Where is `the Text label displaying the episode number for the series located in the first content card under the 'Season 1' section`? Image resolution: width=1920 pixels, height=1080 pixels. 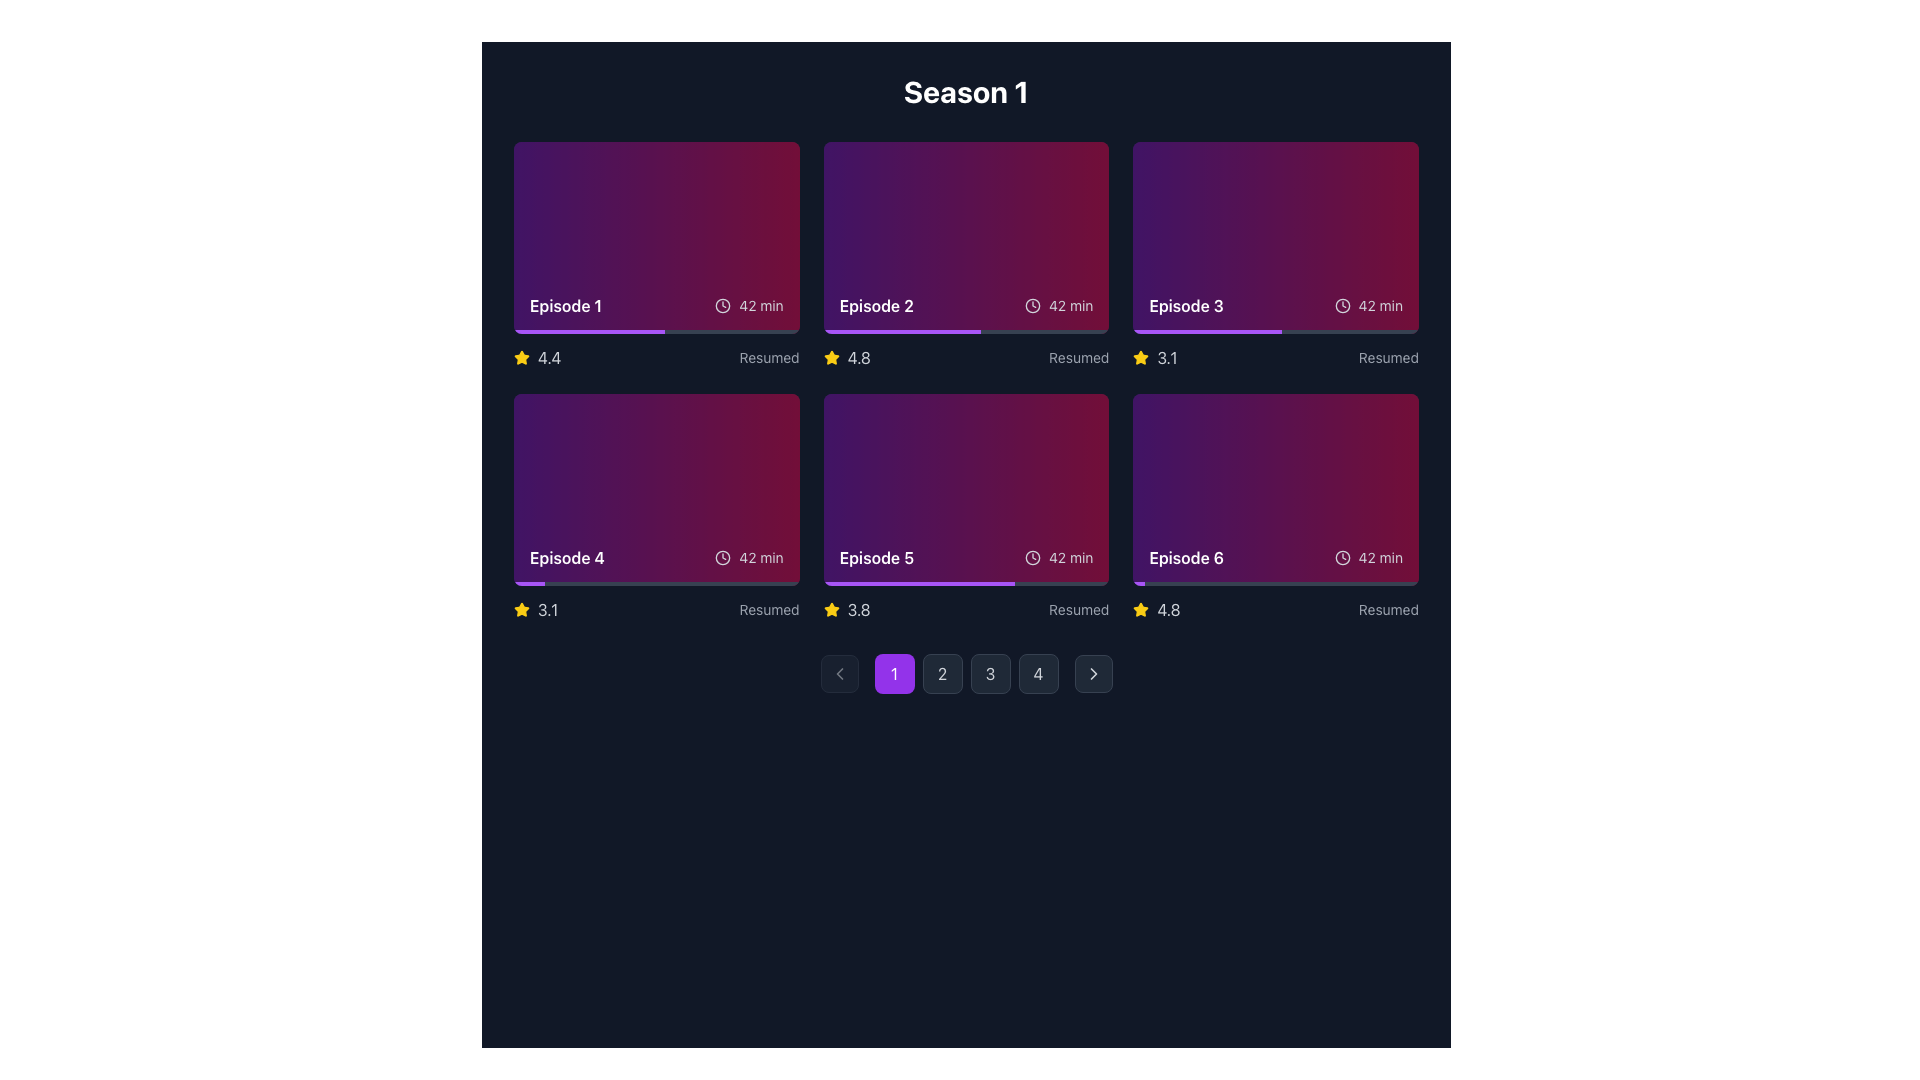 the Text label displaying the episode number for the series located in the first content card under the 'Season 1' section is located at coordinates (565, 305).